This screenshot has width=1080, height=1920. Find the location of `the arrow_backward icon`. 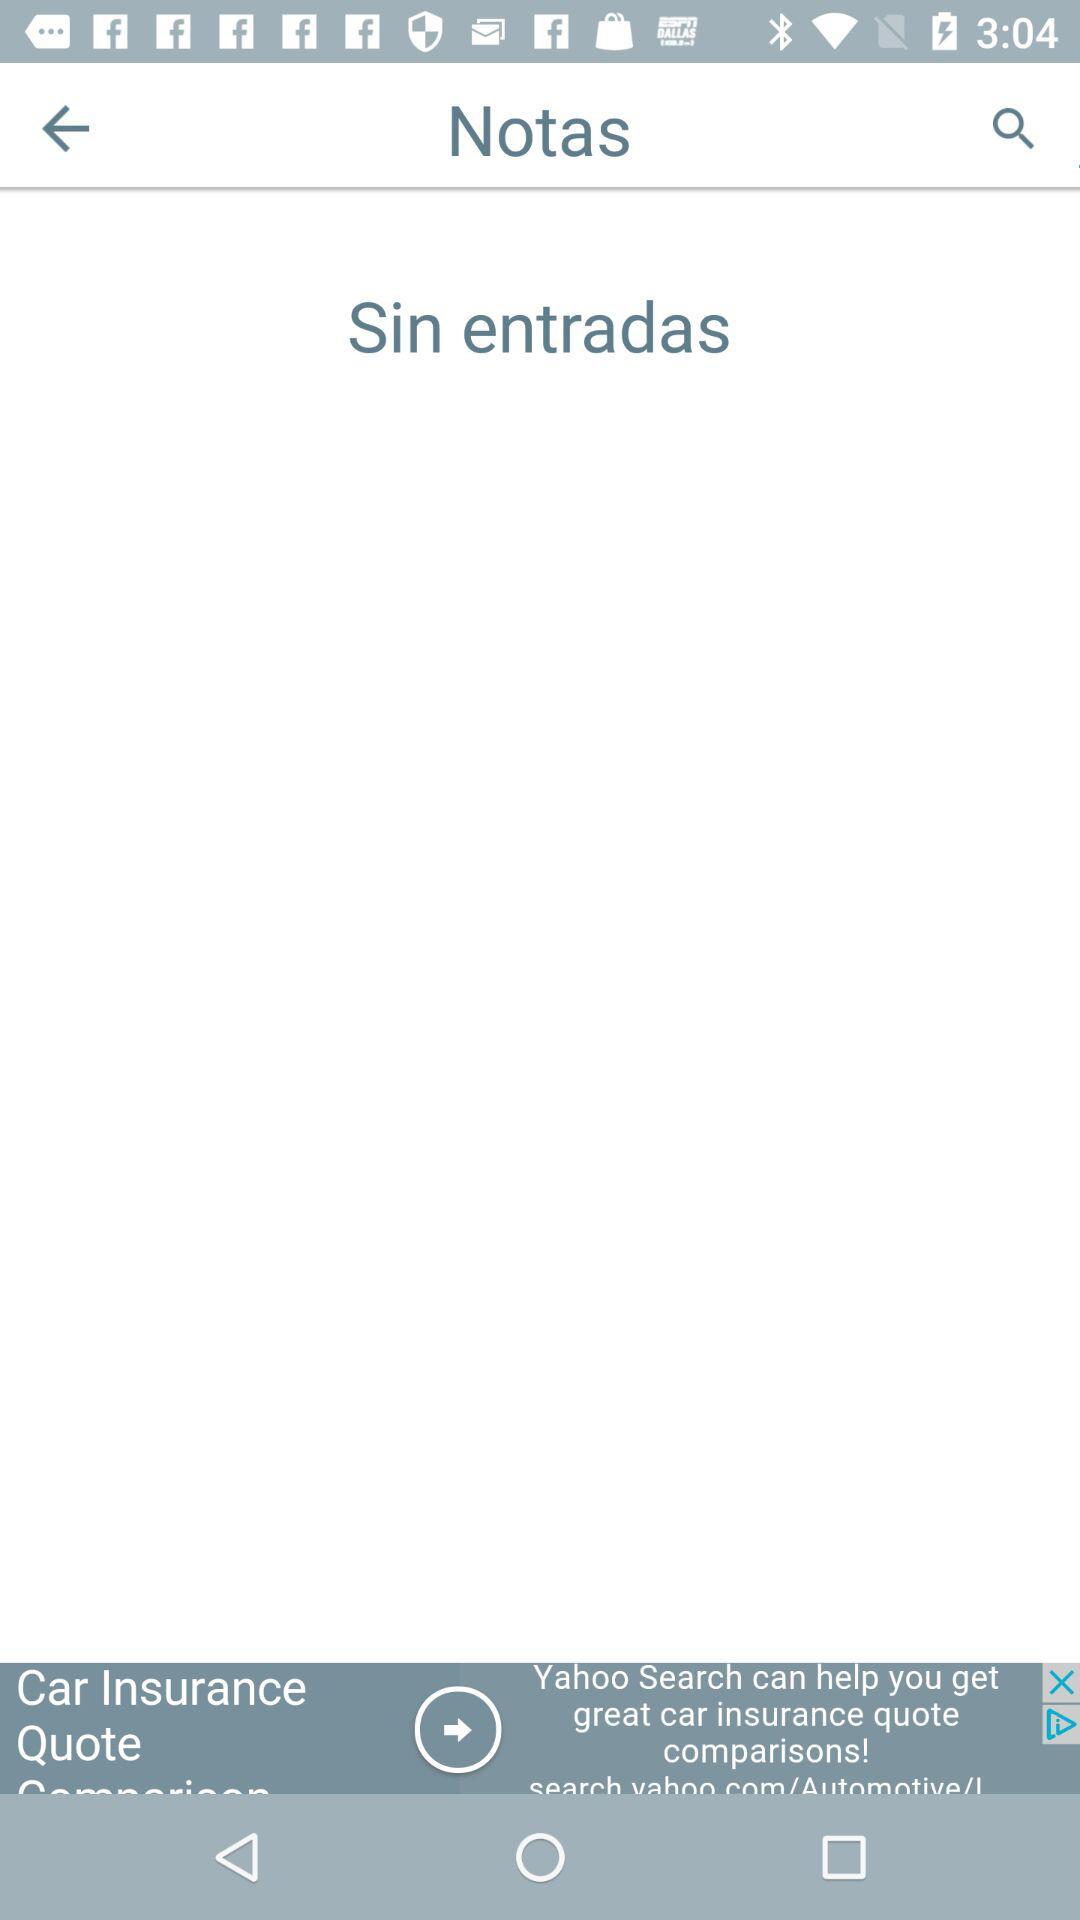

the arrow_backward icon is located at coordinates (64, 127).